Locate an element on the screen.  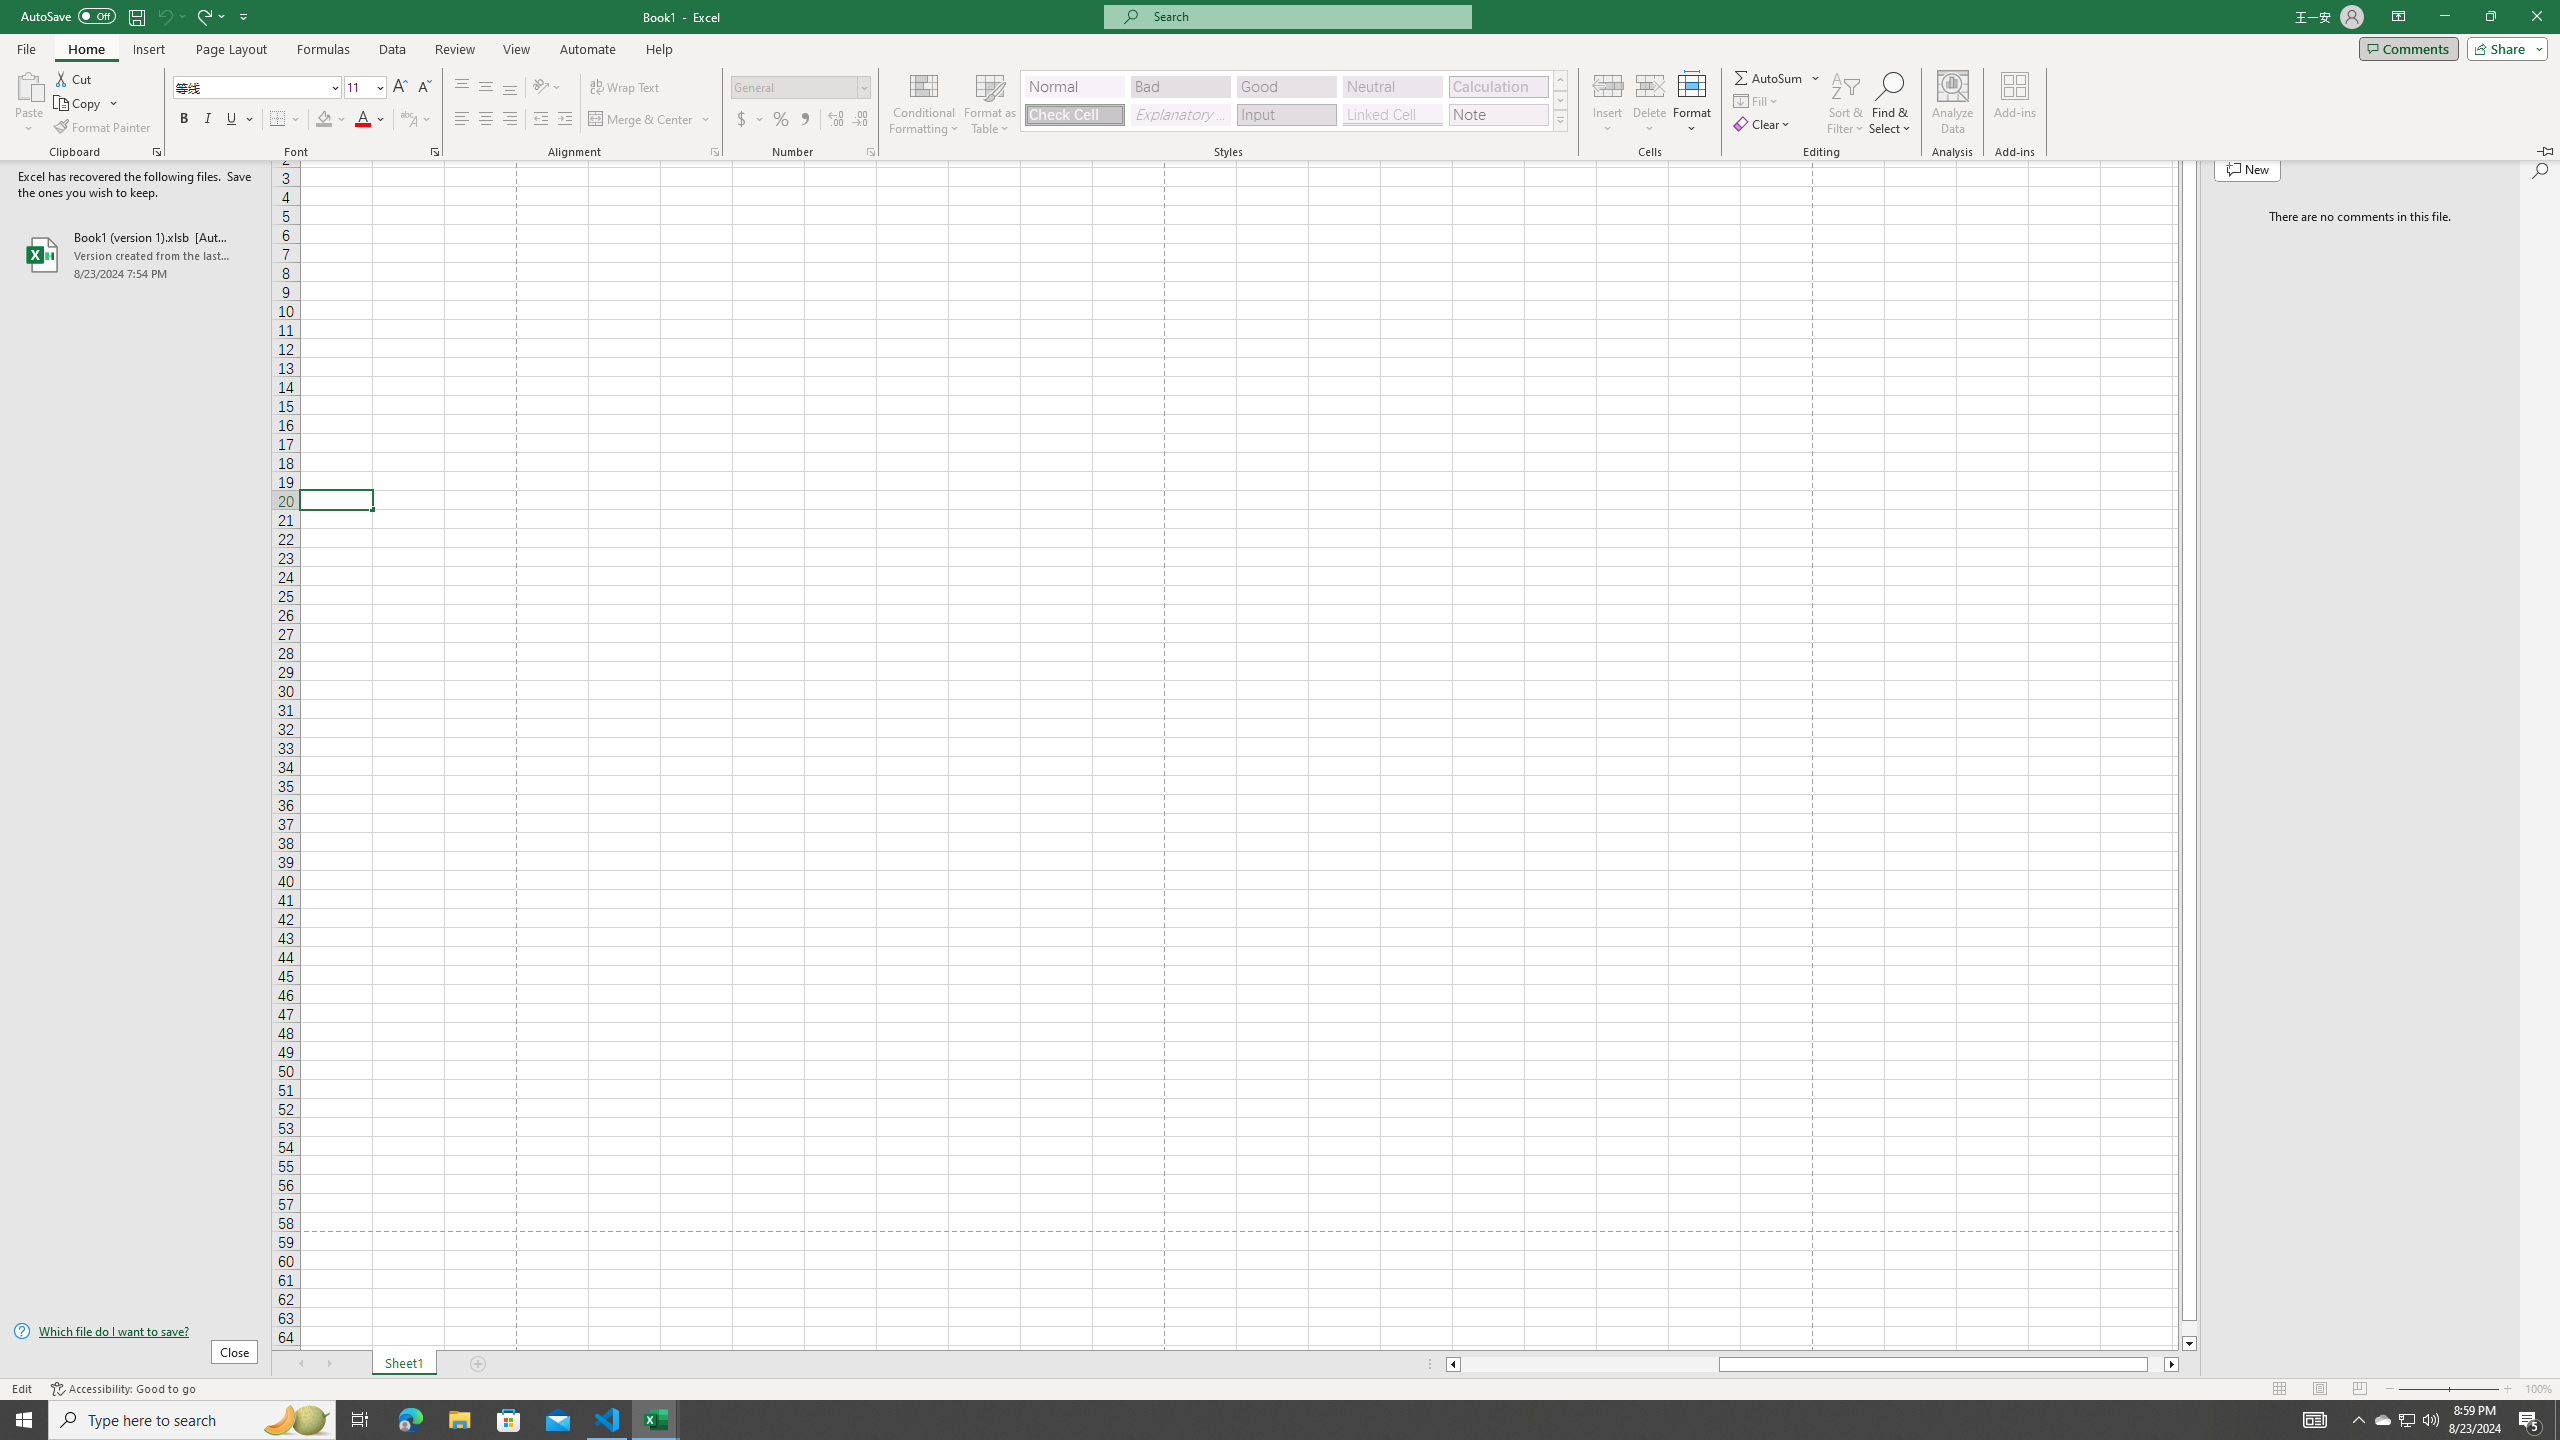
'Page left' is located at coordinates (1589, 1363).